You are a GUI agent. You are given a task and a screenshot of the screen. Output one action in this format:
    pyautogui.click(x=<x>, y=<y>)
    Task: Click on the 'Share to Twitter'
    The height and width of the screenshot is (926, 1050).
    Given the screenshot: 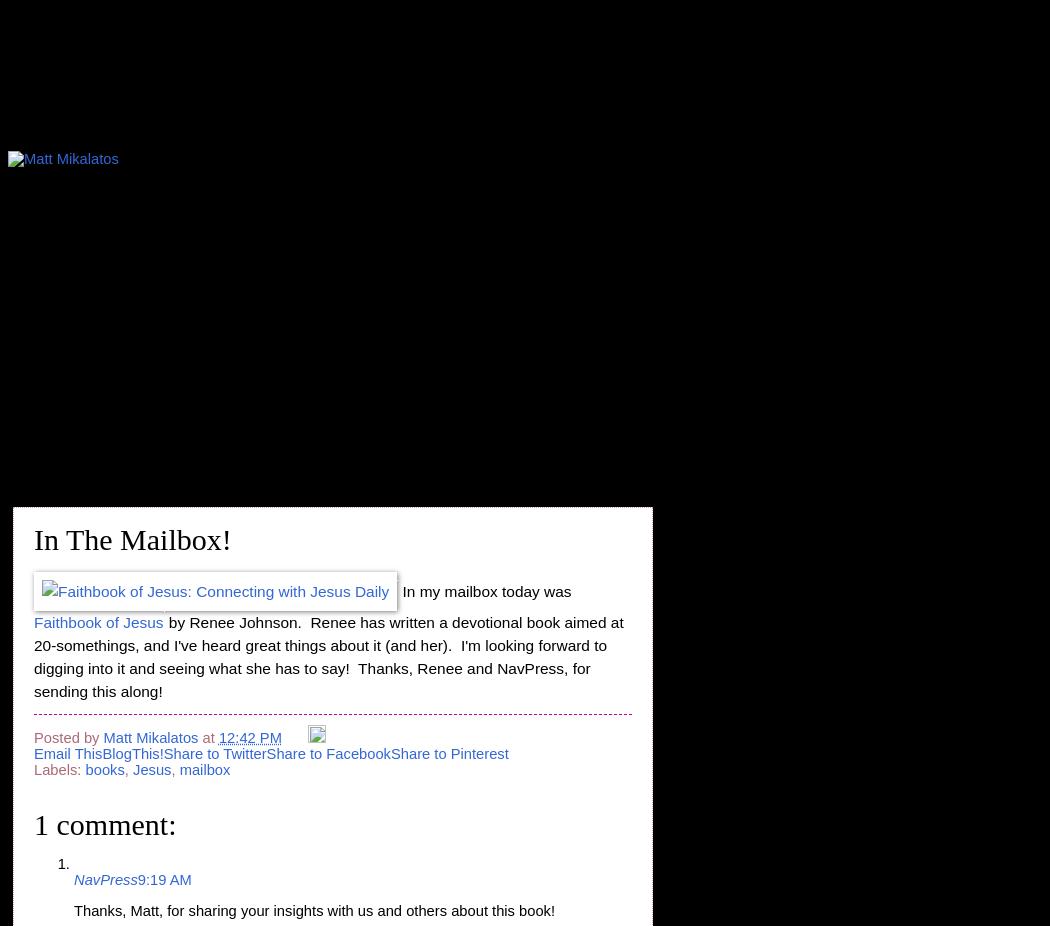 What is the action you would take?
    pyautogui.click(x=213, y=753)
    